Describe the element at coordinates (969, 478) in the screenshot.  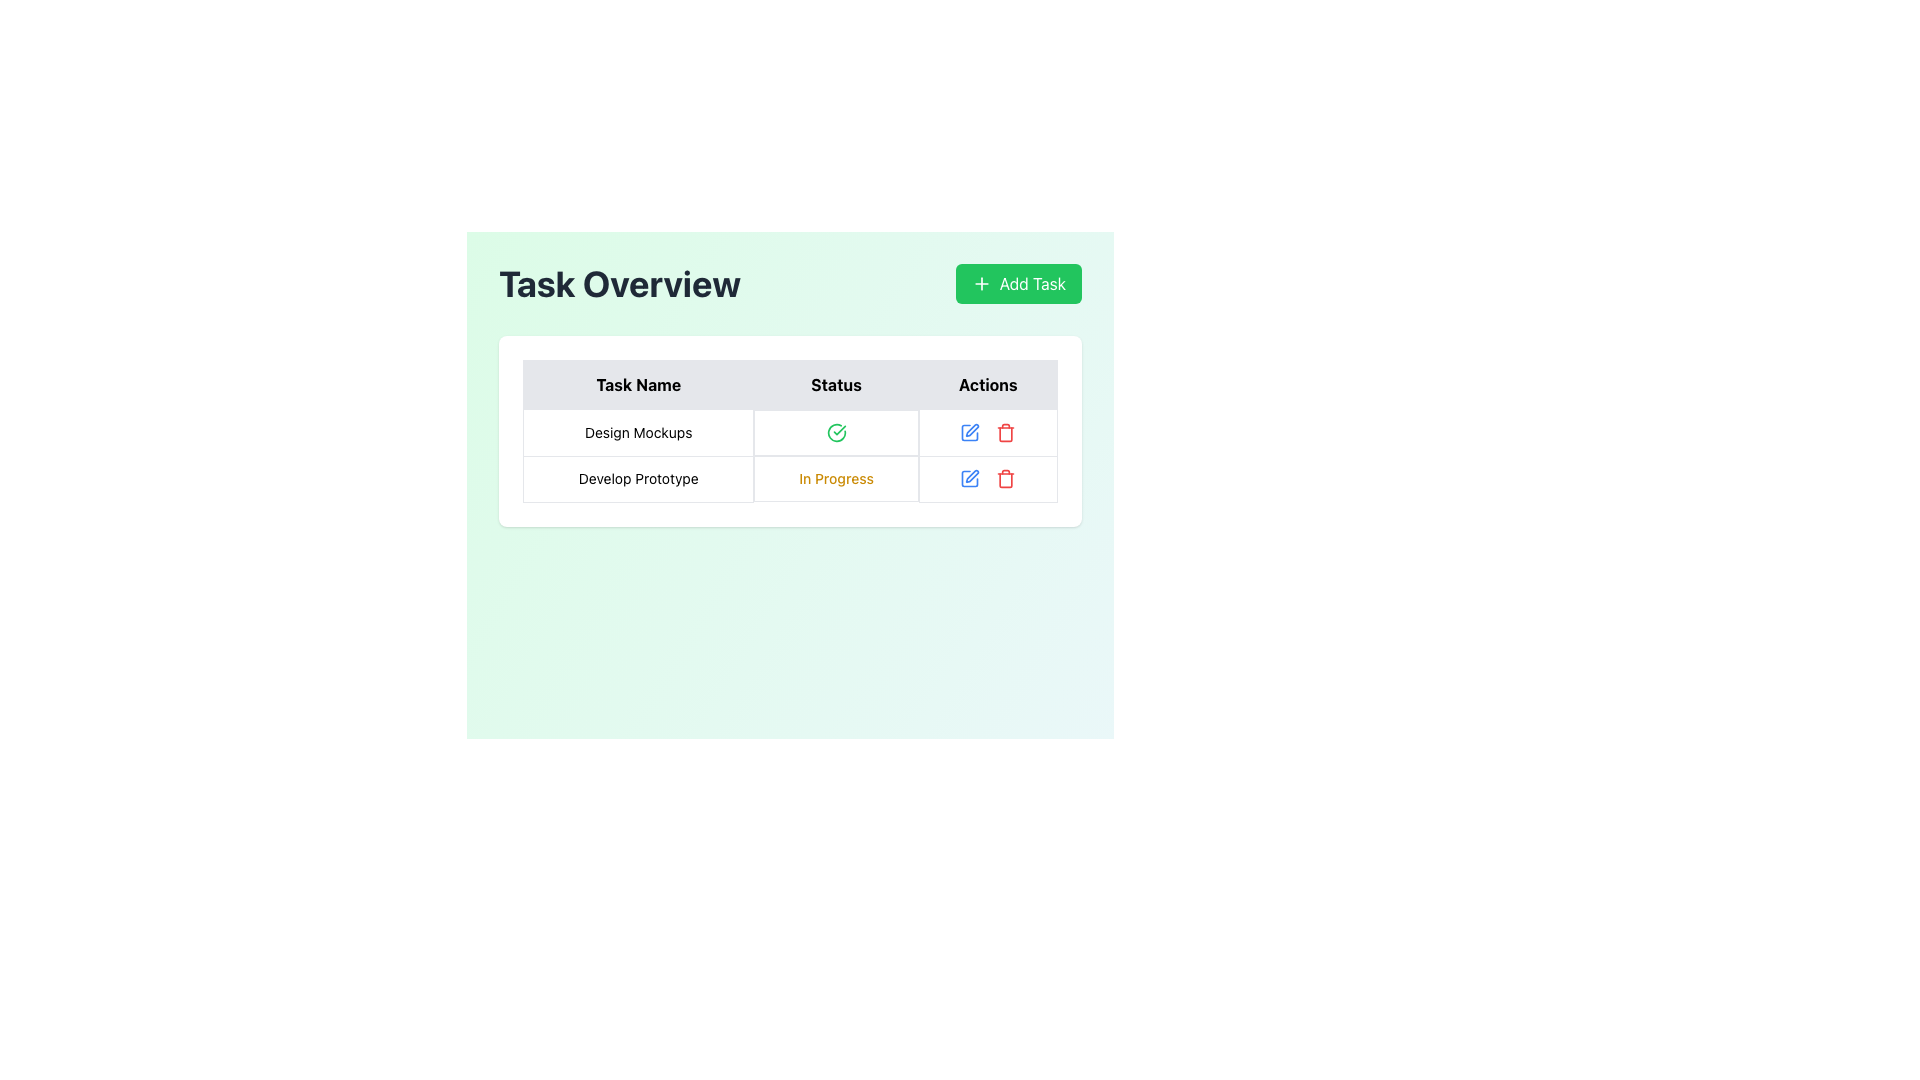
I see `the leftmost edit action icon in the 'Actions' column of the second row in the task overview table to initiate editing` at that location.